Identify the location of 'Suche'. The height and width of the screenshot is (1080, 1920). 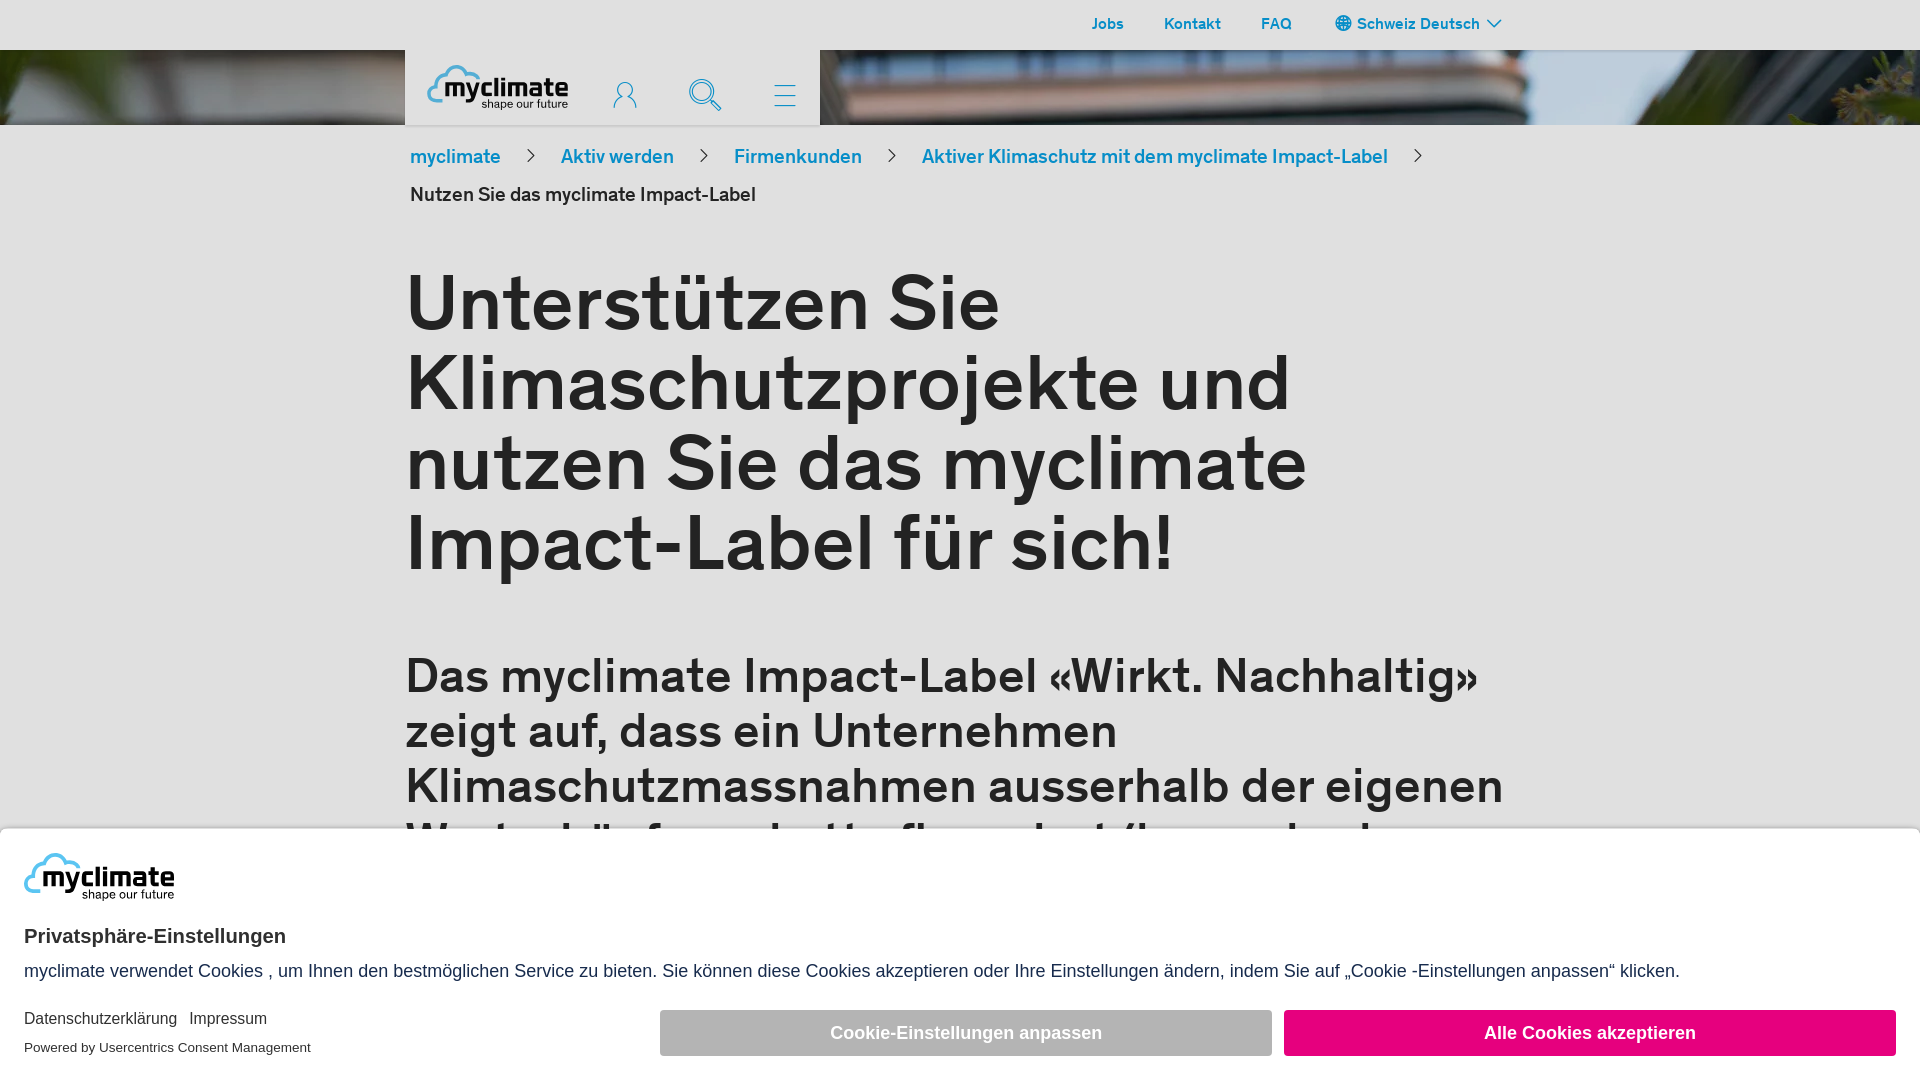
(710, 92).